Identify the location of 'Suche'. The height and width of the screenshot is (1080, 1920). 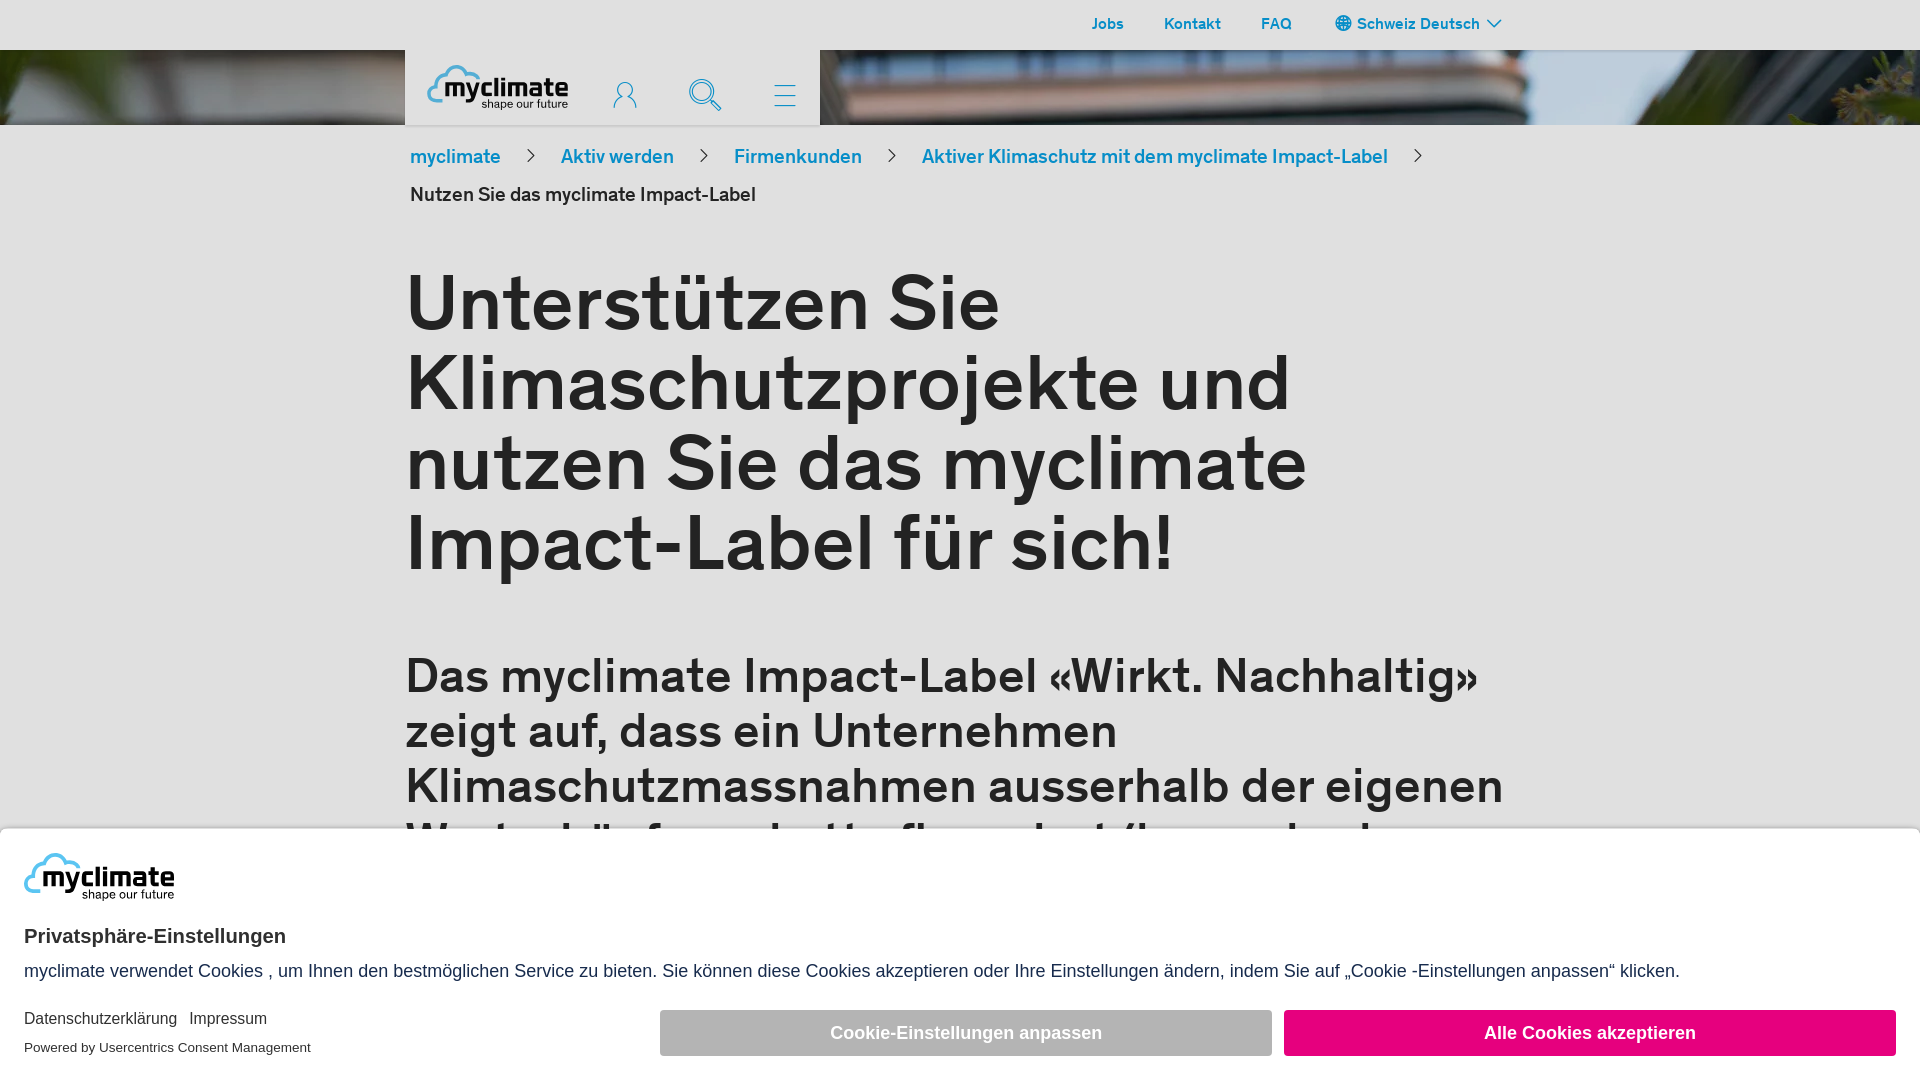
(710, 92).